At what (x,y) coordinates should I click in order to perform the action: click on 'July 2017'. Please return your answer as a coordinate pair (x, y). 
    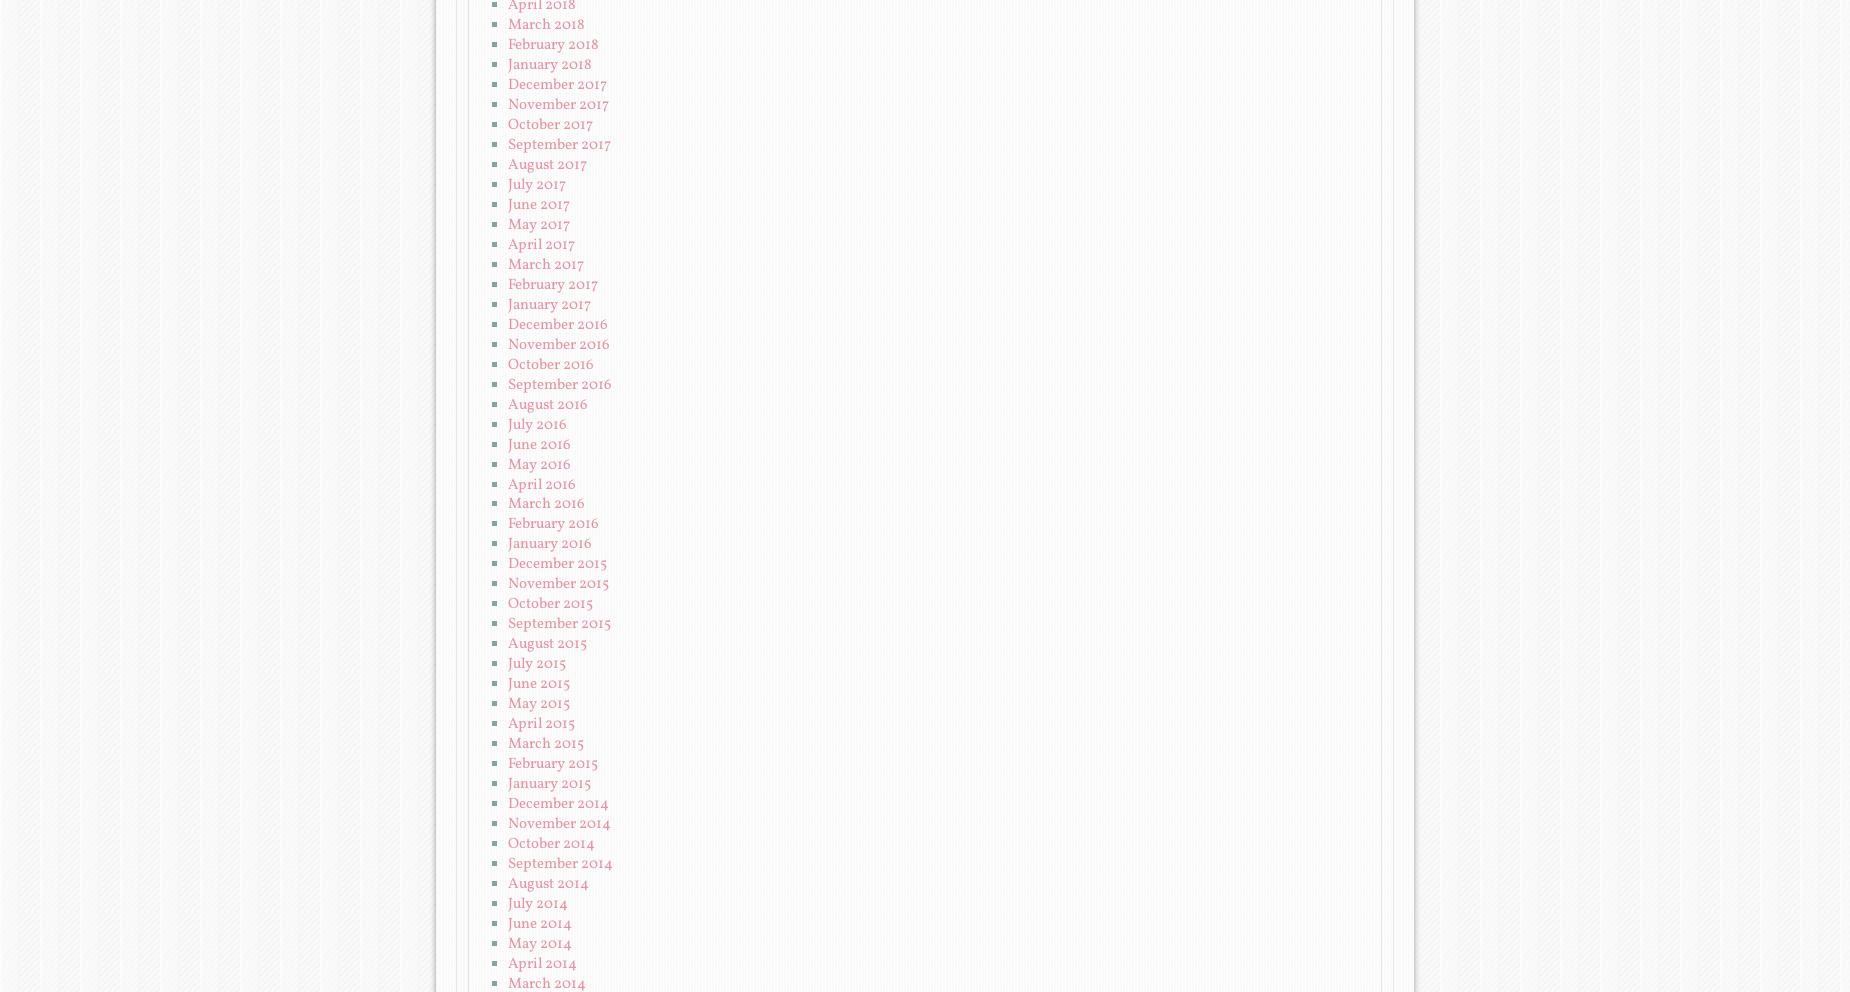
    Looking at the image, I should click on (537, 183).